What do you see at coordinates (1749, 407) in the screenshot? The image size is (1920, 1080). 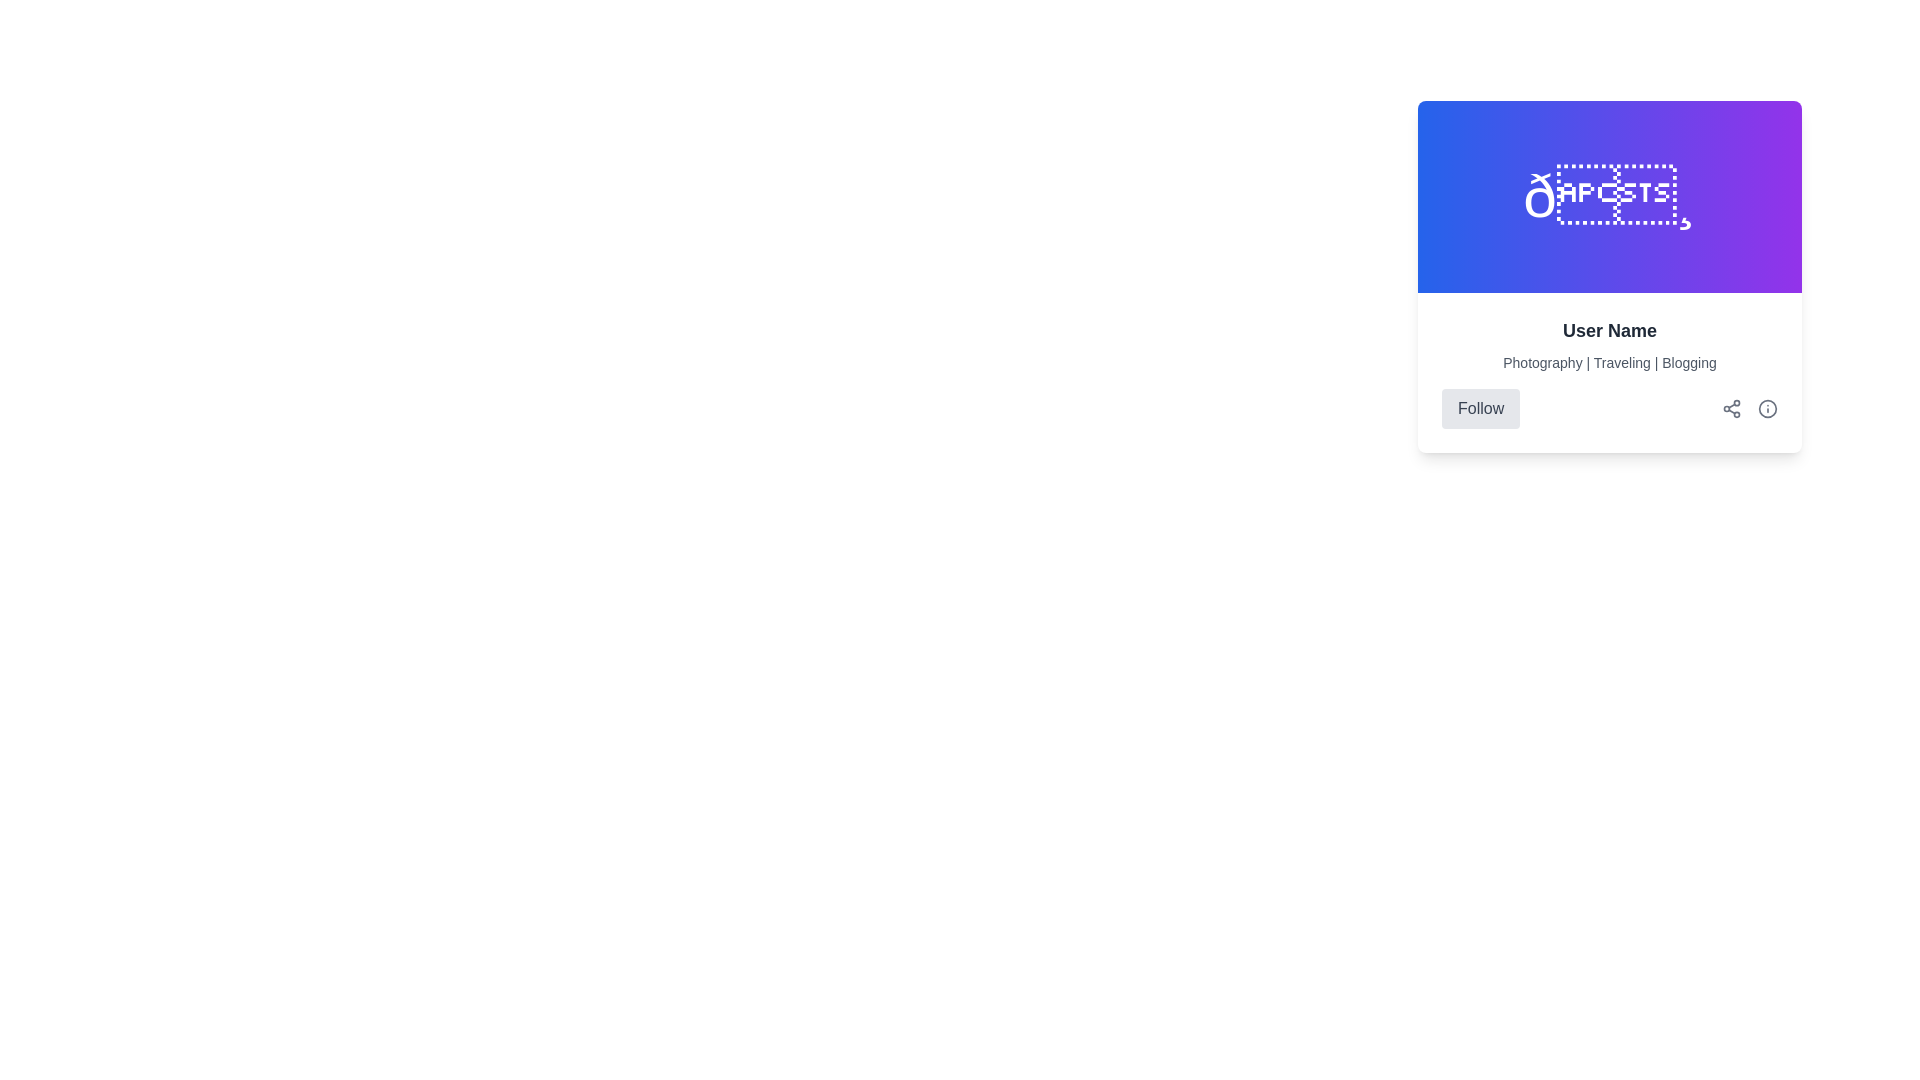 I see `the 'share' icon in the horizontal icon group, which is located on the bottom right of the user card beside the 'Follow' button` at bounding box center [1749, 407].